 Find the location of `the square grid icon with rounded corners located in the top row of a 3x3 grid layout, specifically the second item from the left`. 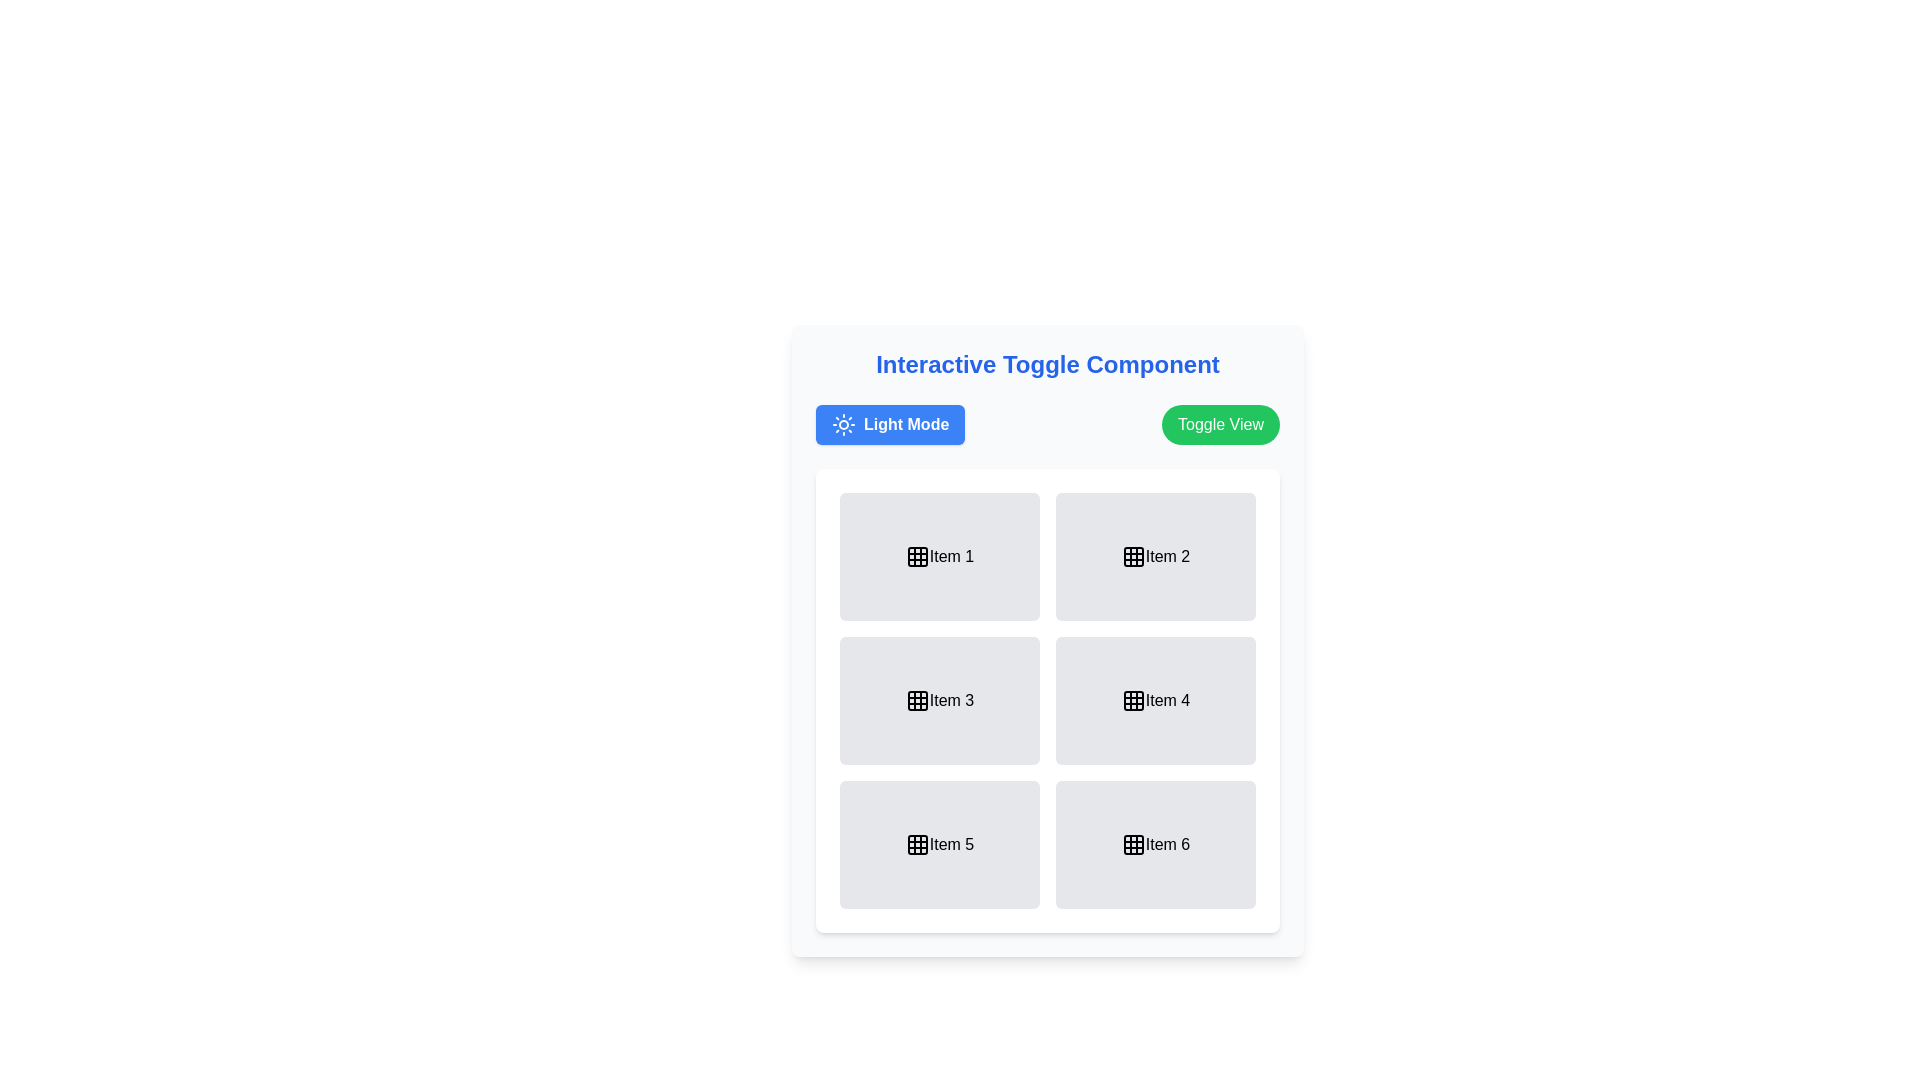

the square grid icon with rounded corners located in the top row of a 3x3 grid layout, specifically the second item from the left is located at coordinates (1133, 556).